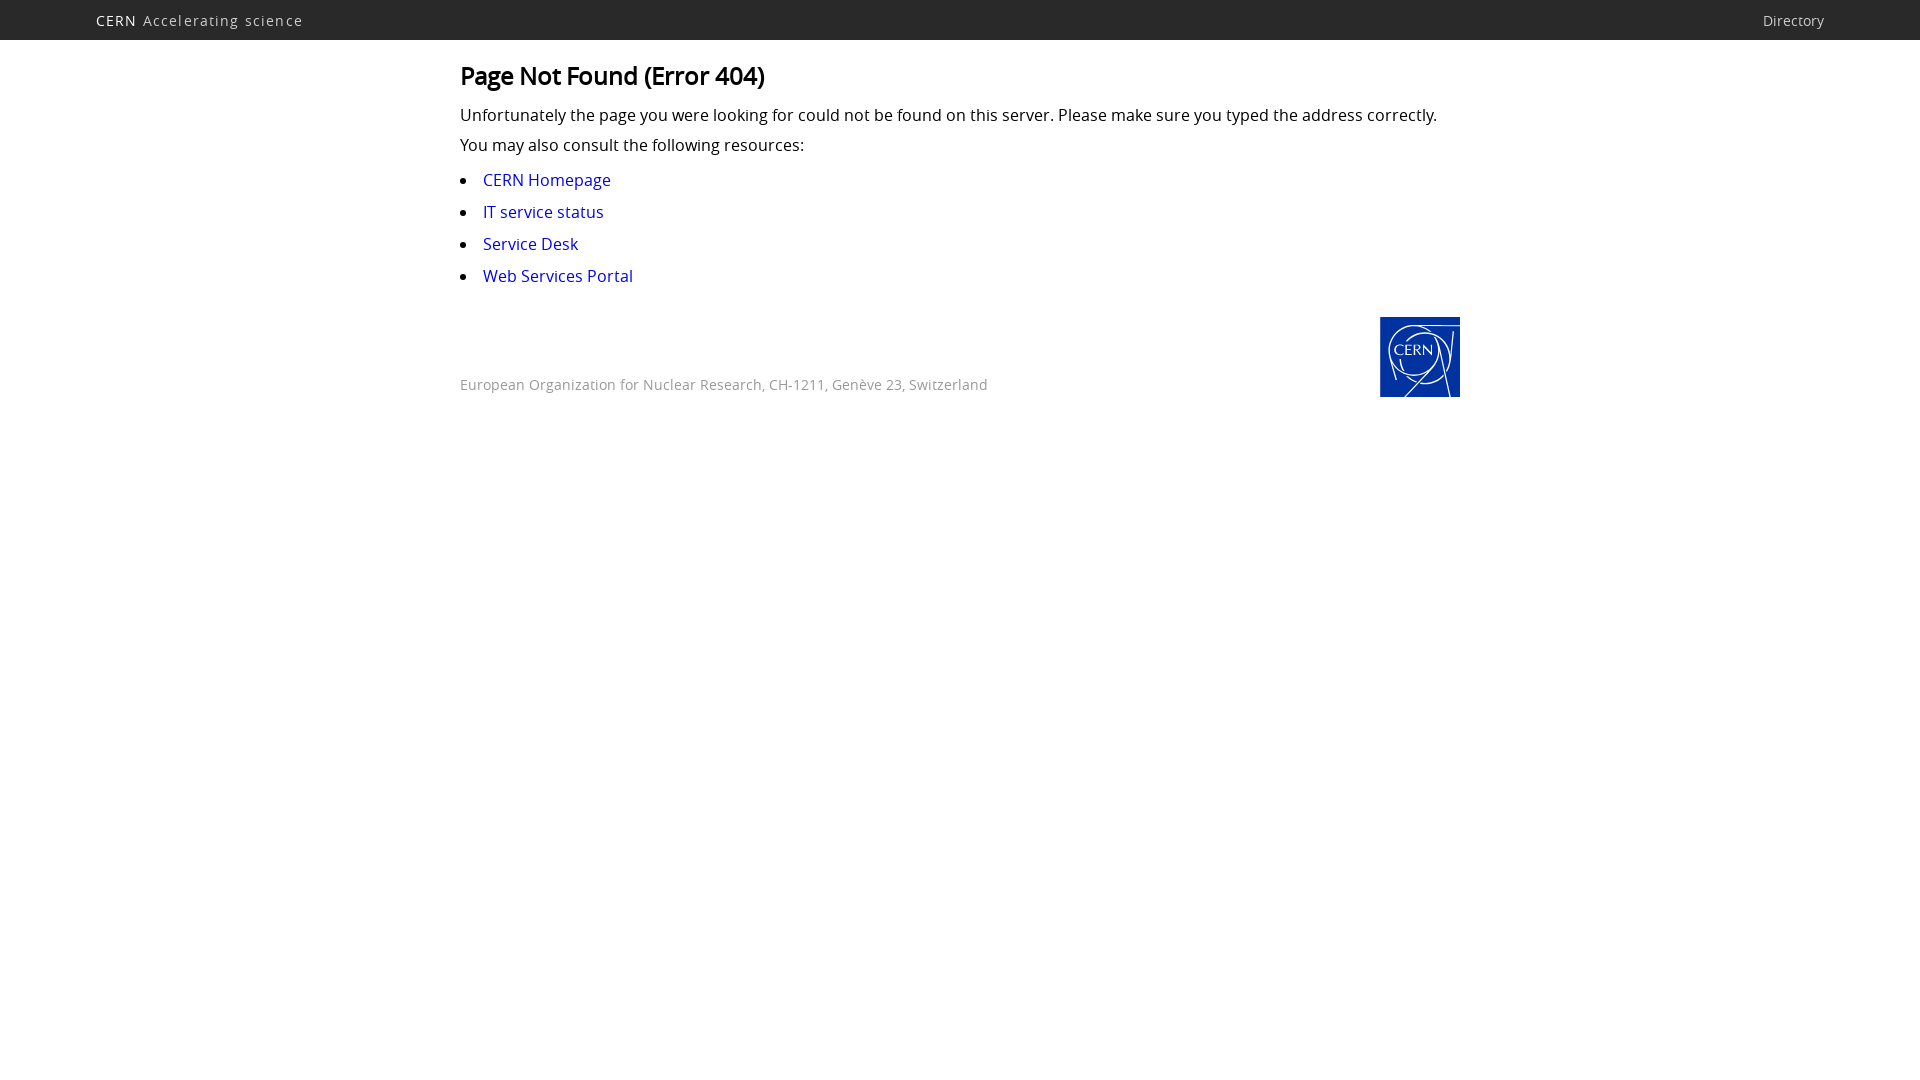 This screenshot has height=1080, width=1920. I want to click on 'CERN Homepage', so click(483, 180).